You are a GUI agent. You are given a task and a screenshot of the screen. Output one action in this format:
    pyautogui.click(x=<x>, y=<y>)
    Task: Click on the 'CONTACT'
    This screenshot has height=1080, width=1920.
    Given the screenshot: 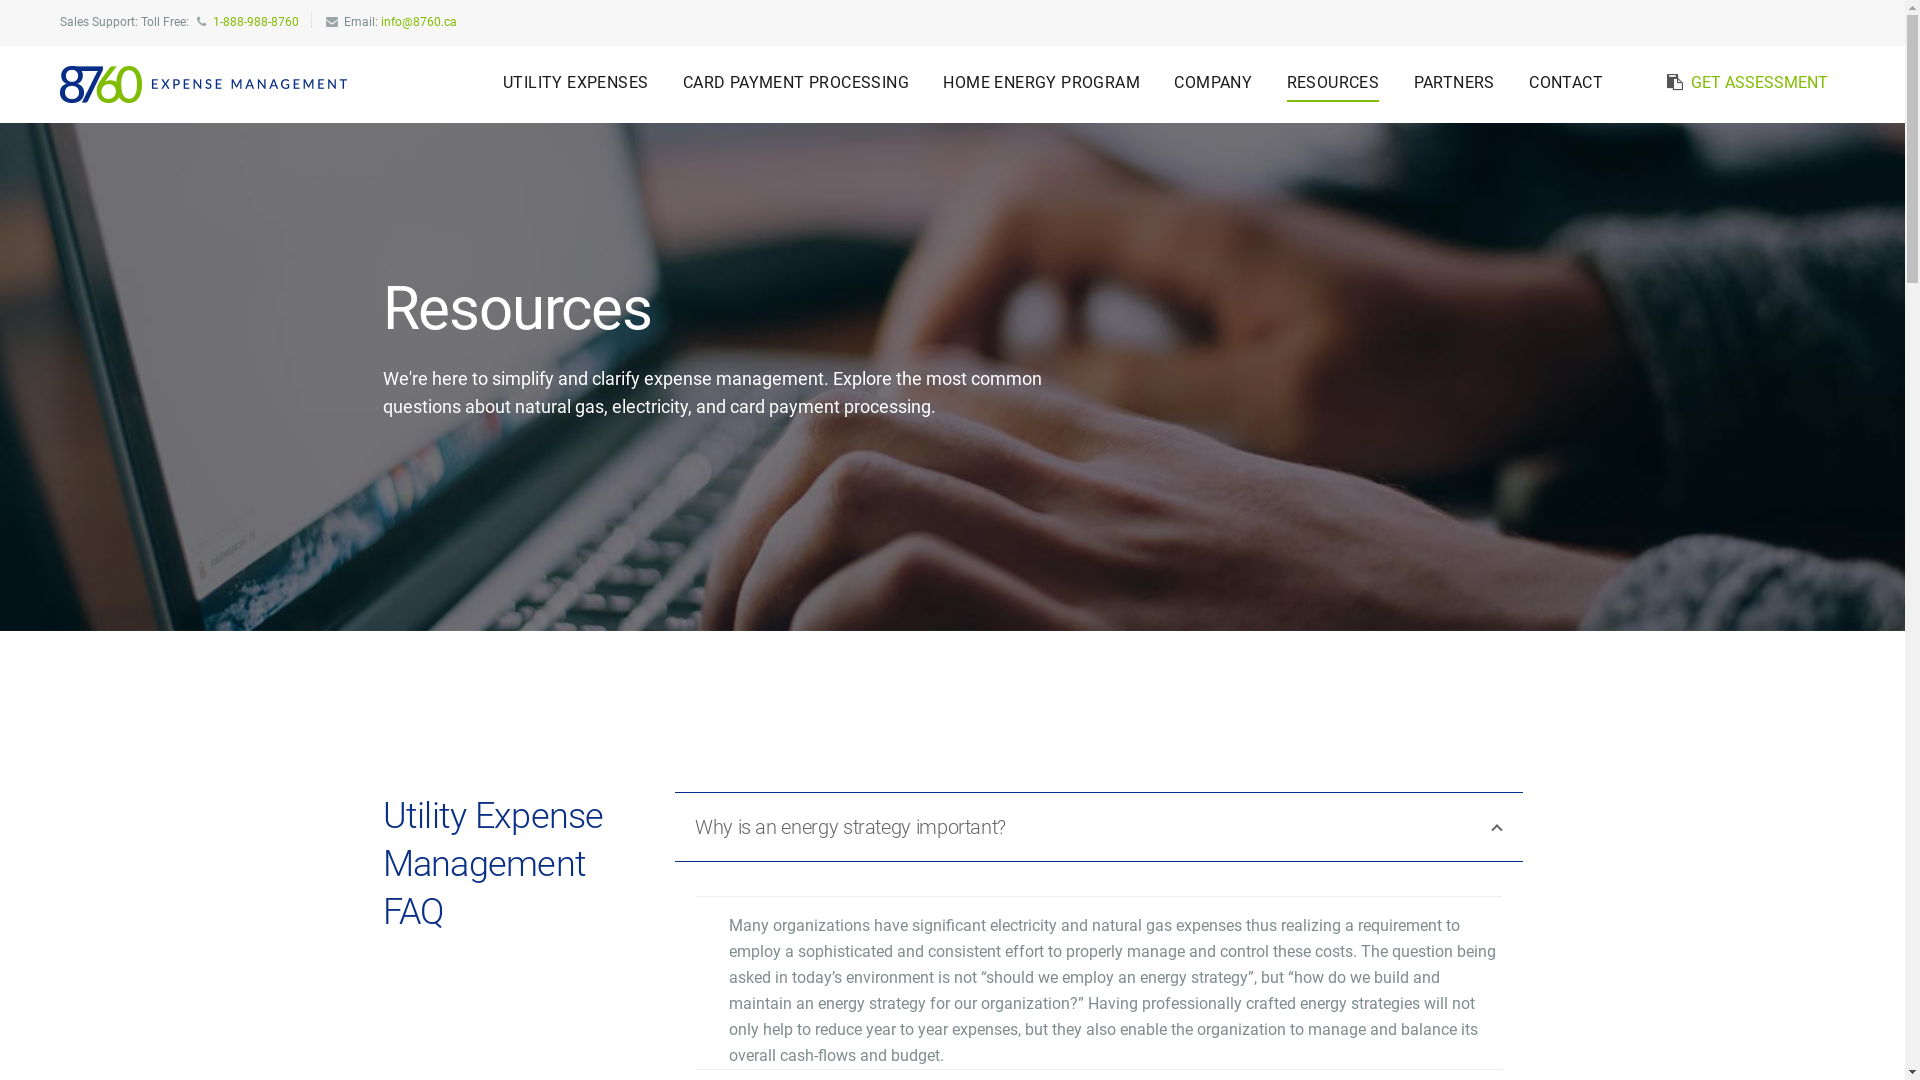 What is the action you would take?
    pyautogui.click(x=1564, y=82)
    